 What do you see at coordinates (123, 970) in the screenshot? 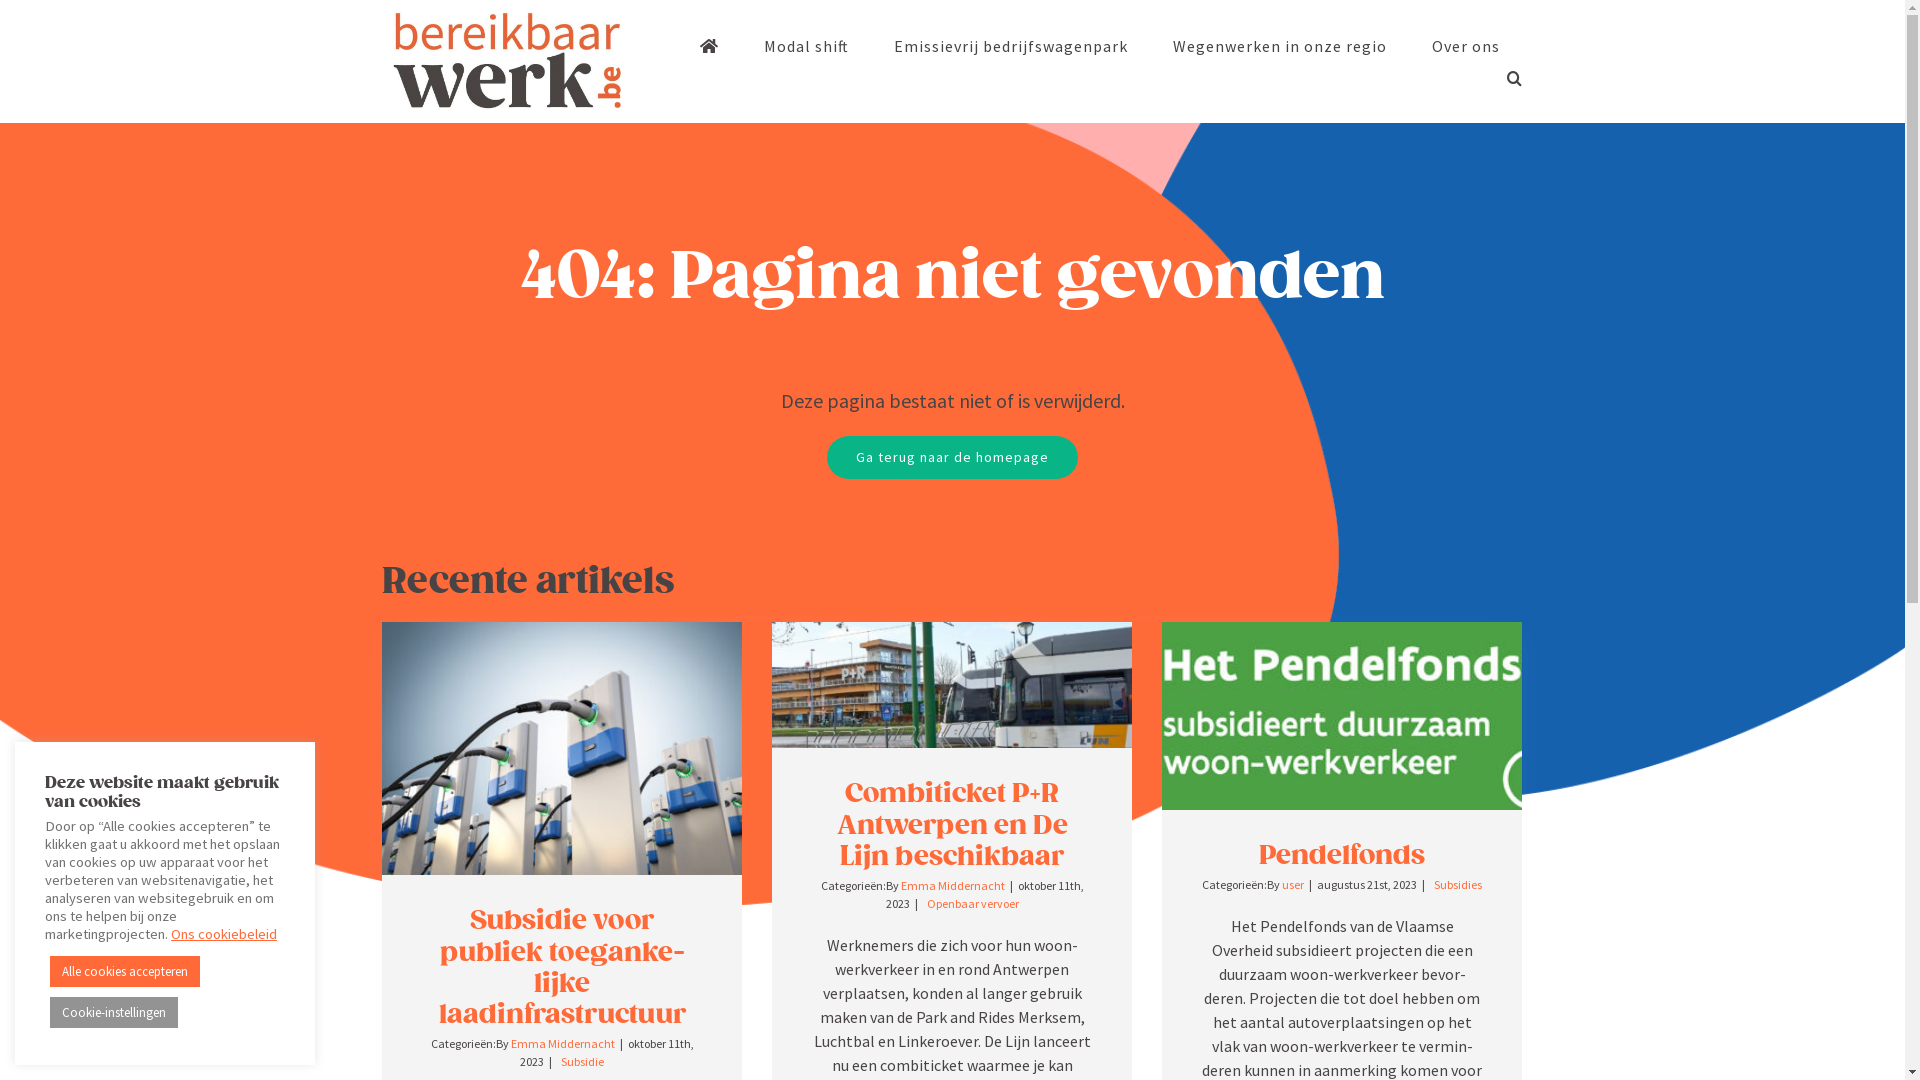
I see `'Alle cookies accepteren'` at bounding box center [123, 970].